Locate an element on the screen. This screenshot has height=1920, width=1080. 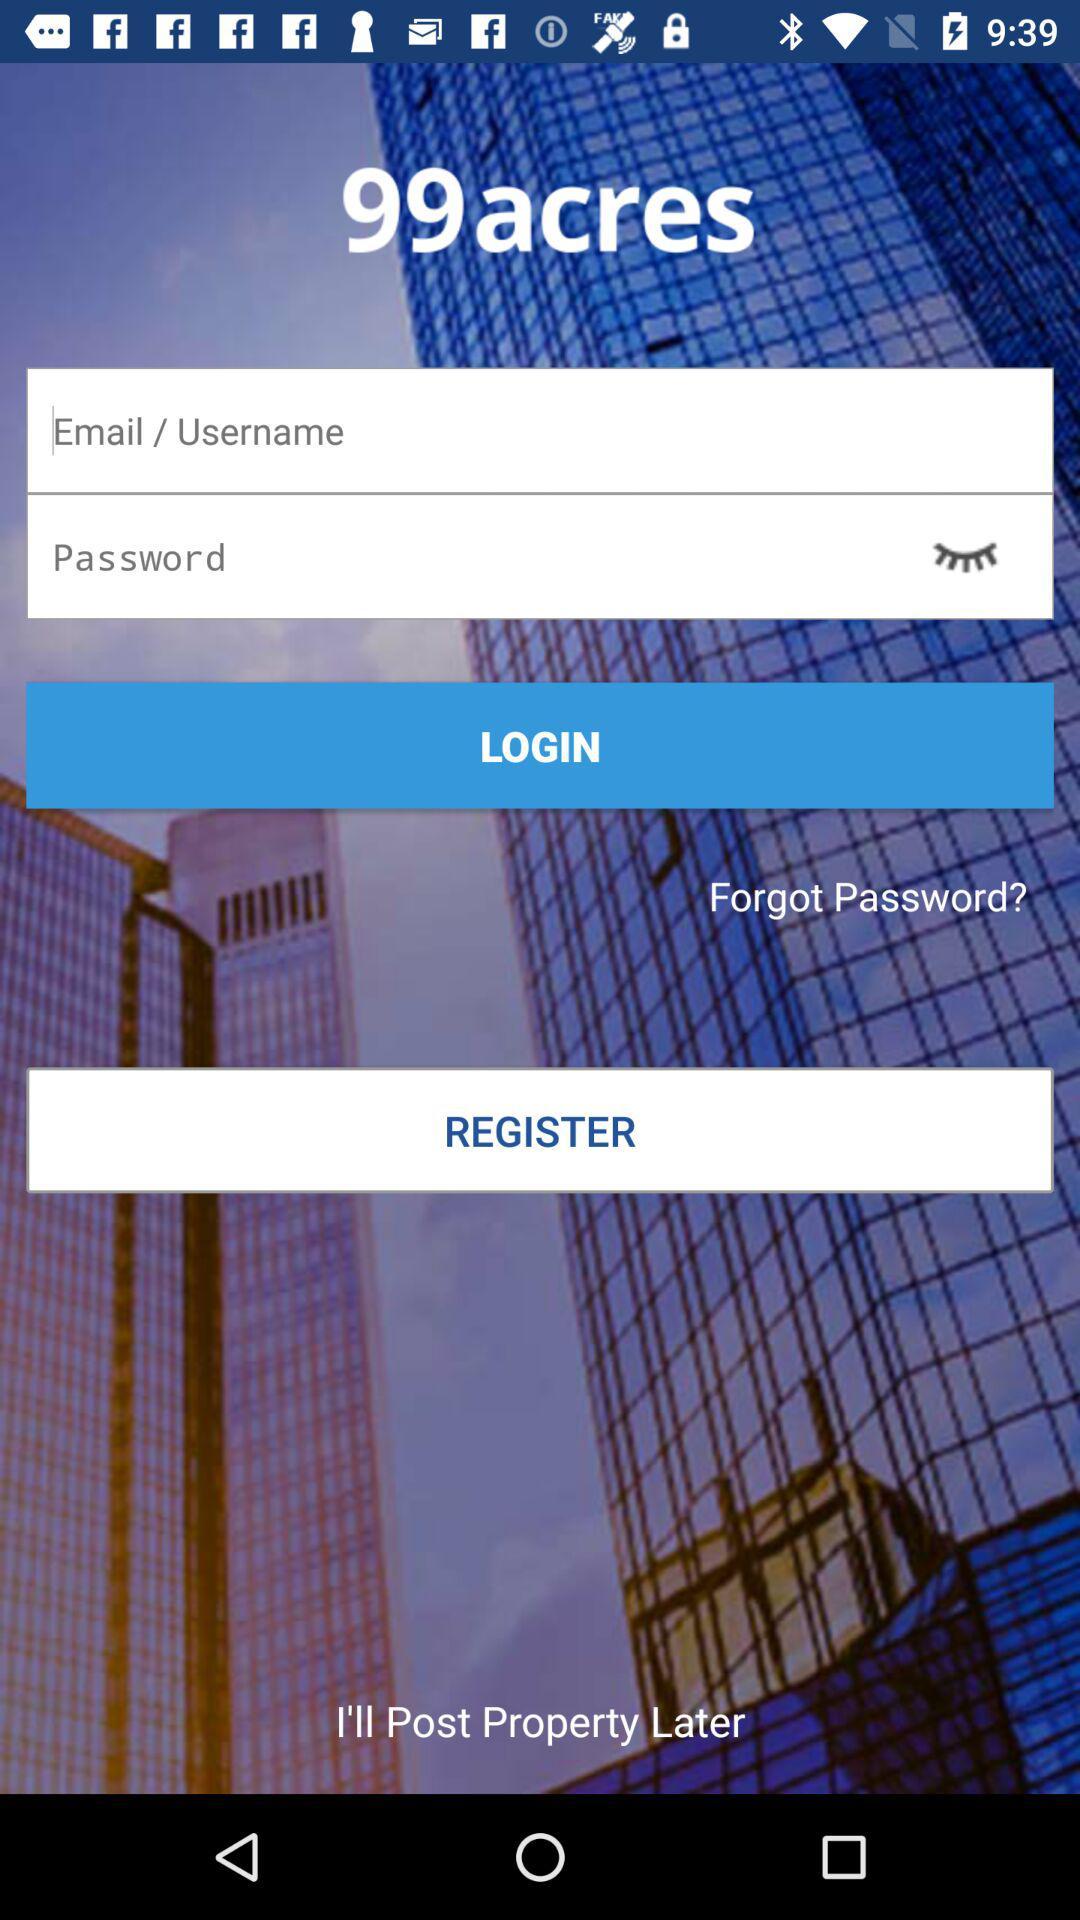
address page is located at coordinates (540, 429).